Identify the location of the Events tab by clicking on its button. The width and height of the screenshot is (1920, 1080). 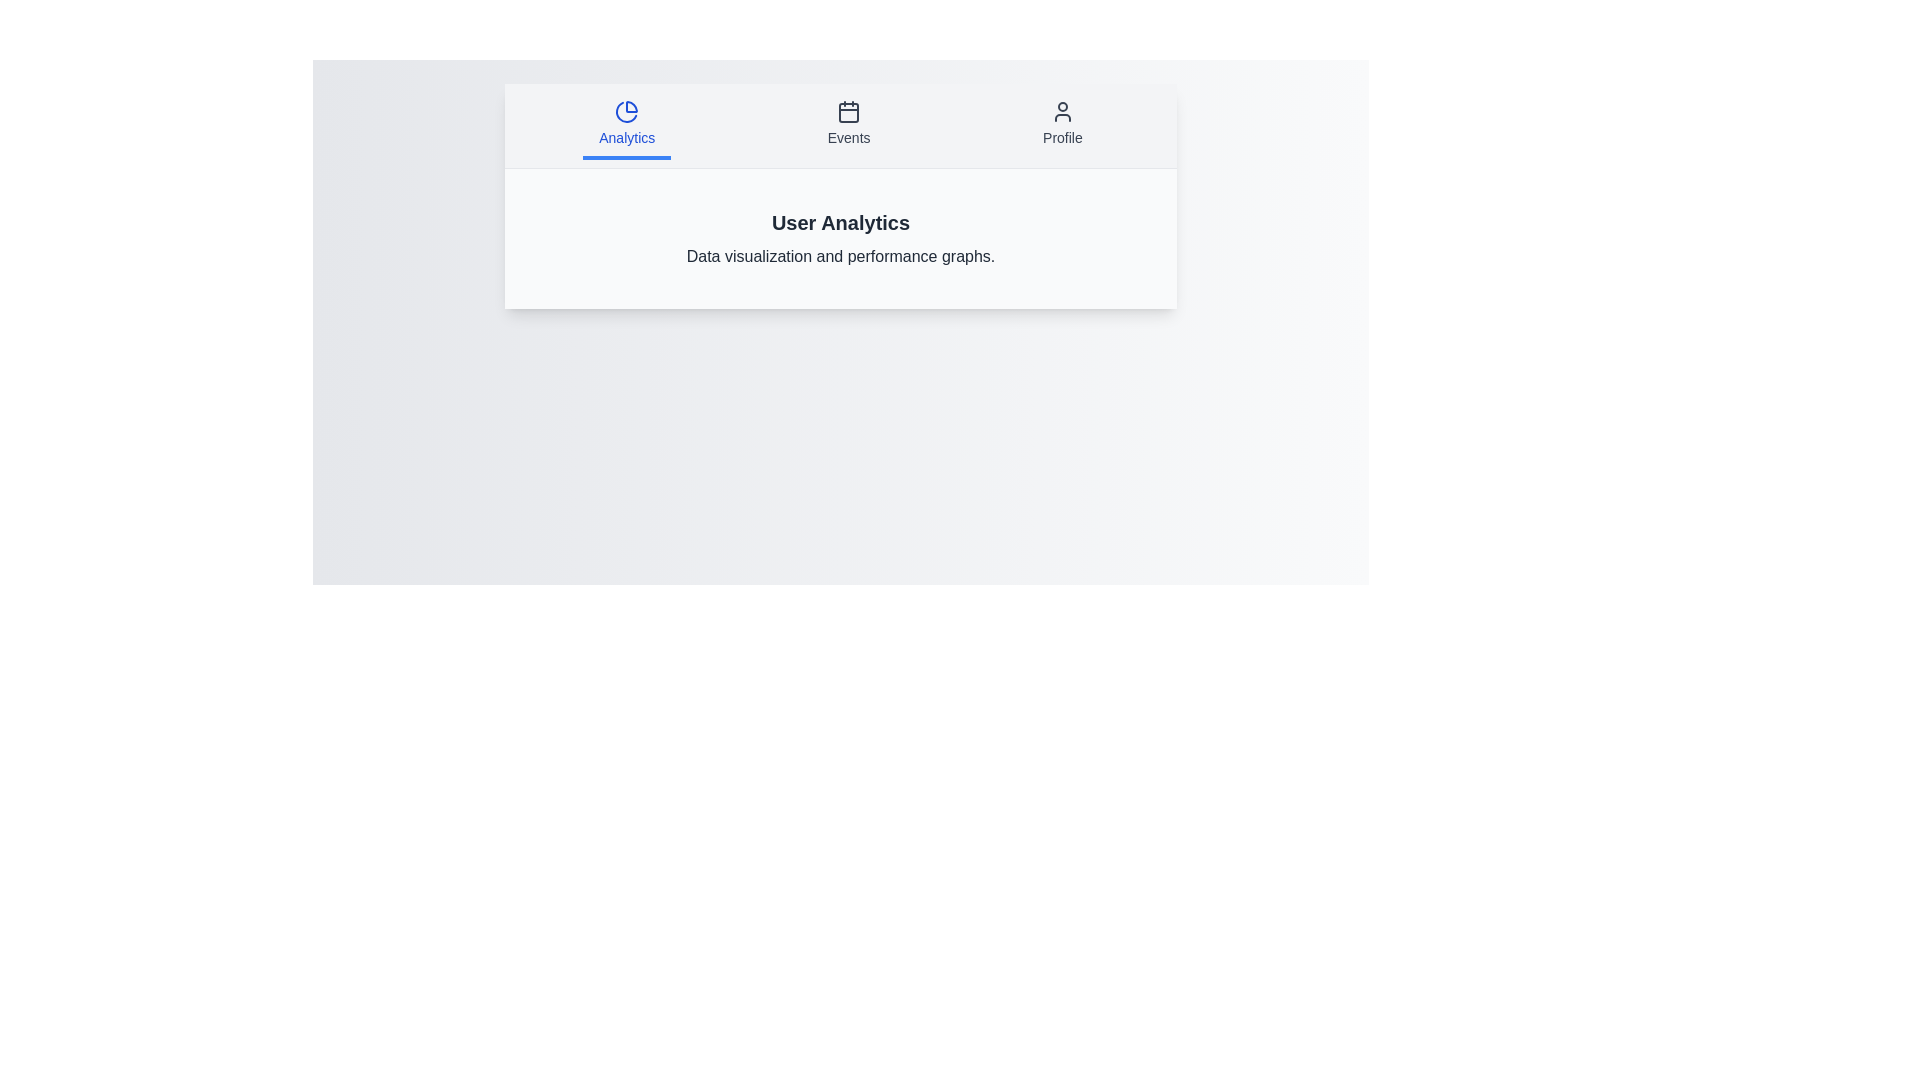
(849, 126).